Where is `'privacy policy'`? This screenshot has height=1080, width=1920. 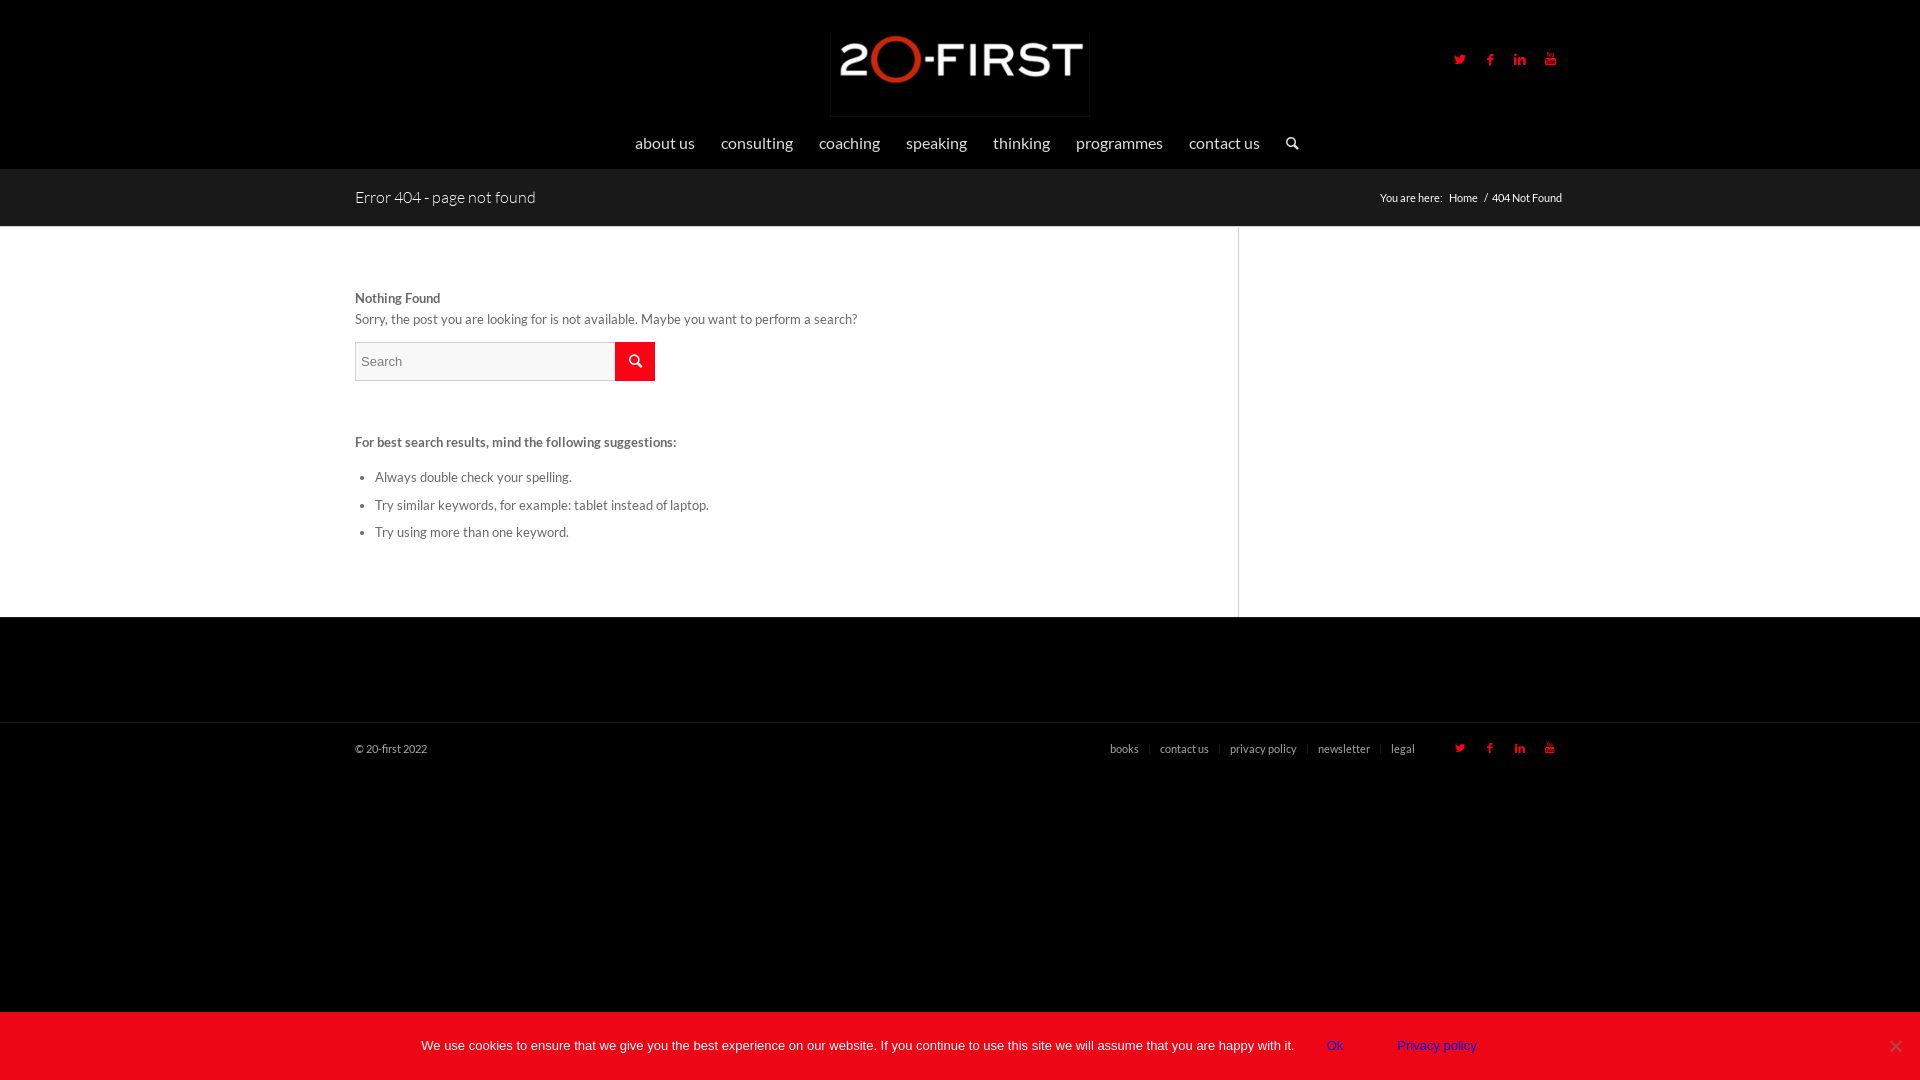
'privacy policy' is located at coordinates (1262, 748).